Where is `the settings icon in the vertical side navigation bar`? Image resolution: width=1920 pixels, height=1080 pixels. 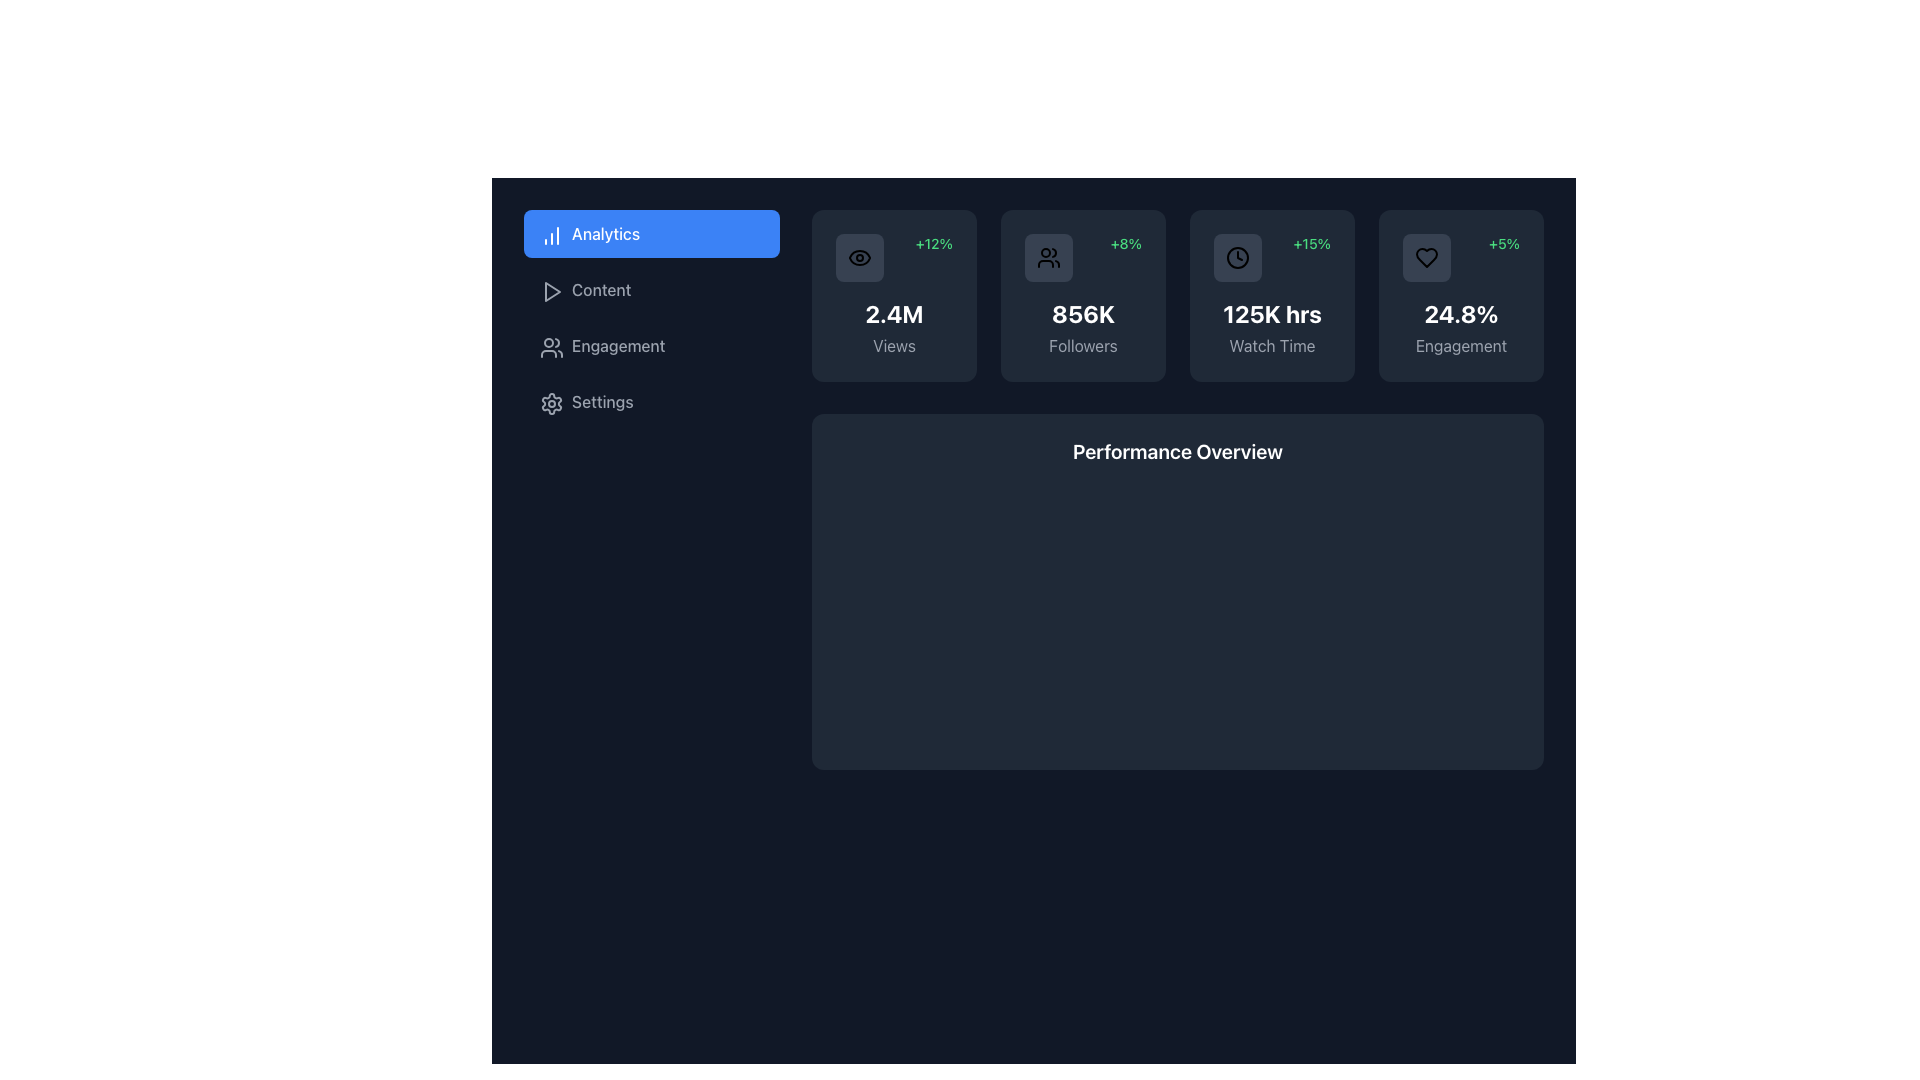
the settings icon in the vertical side navigation bar is located at coordinates (552, 404).